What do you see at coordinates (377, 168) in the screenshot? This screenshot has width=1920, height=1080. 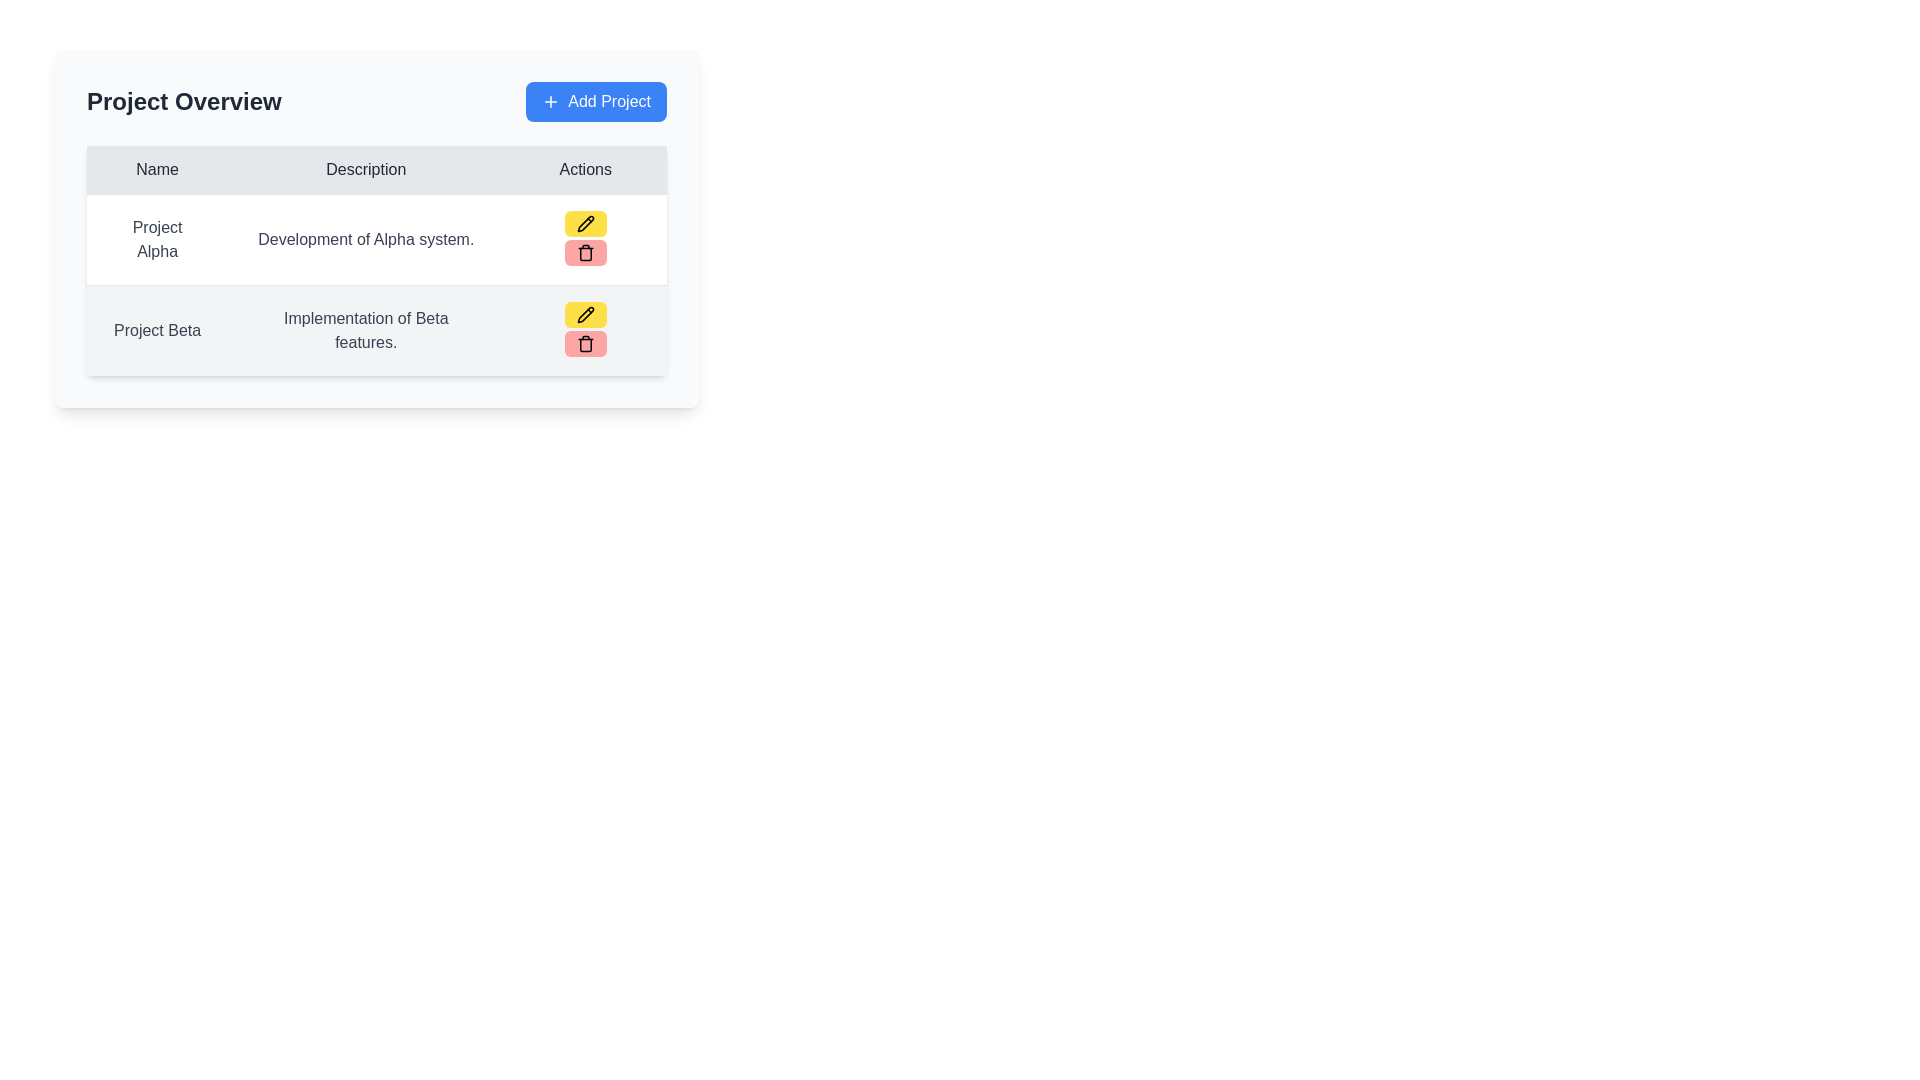 I see `the Table Header Row of the data table in the 'Project Overview' section, which labels the columns for project names, descriptions, and actions` at bounding box center [377, 168].